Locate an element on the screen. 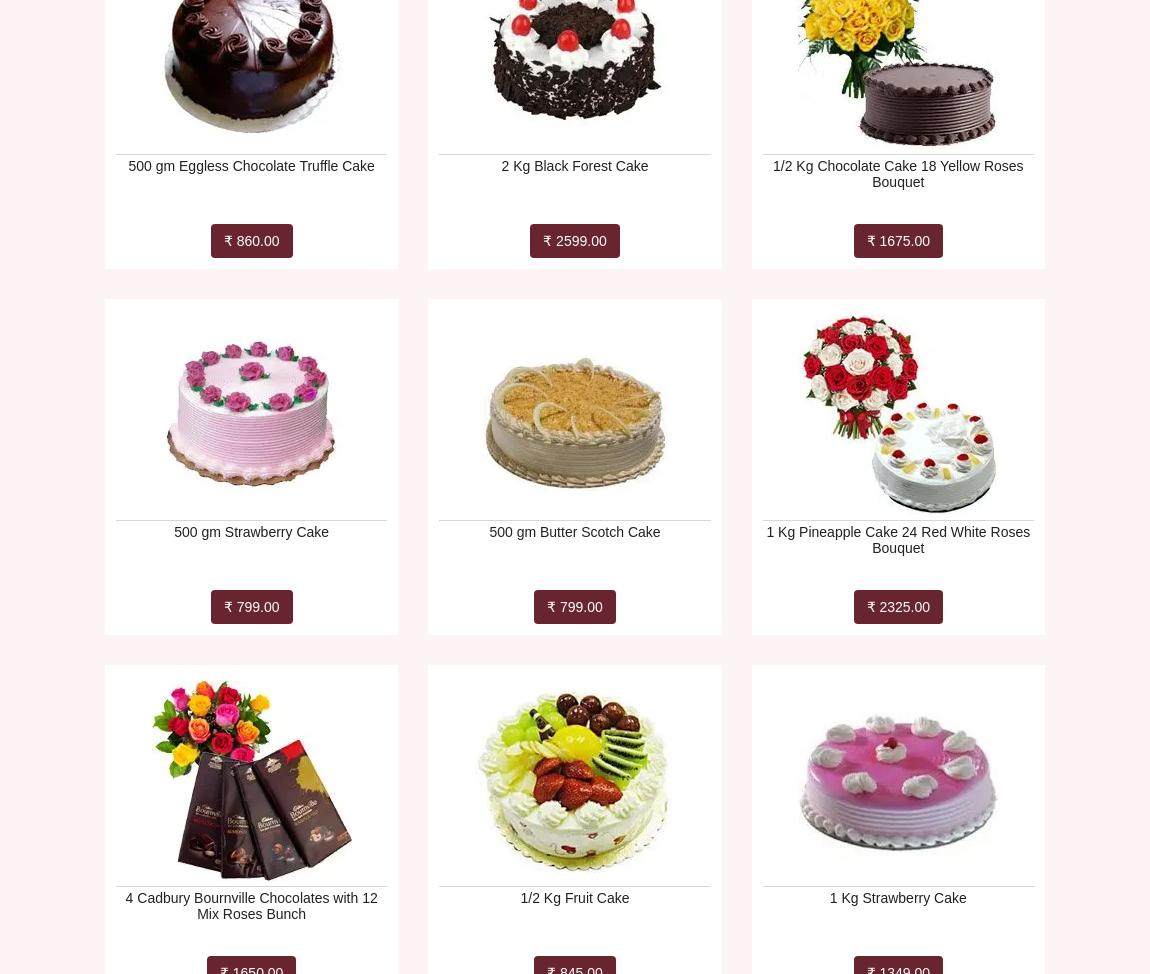  '2 Kg Black Forest Cake' is located at coordinates (574, 165).